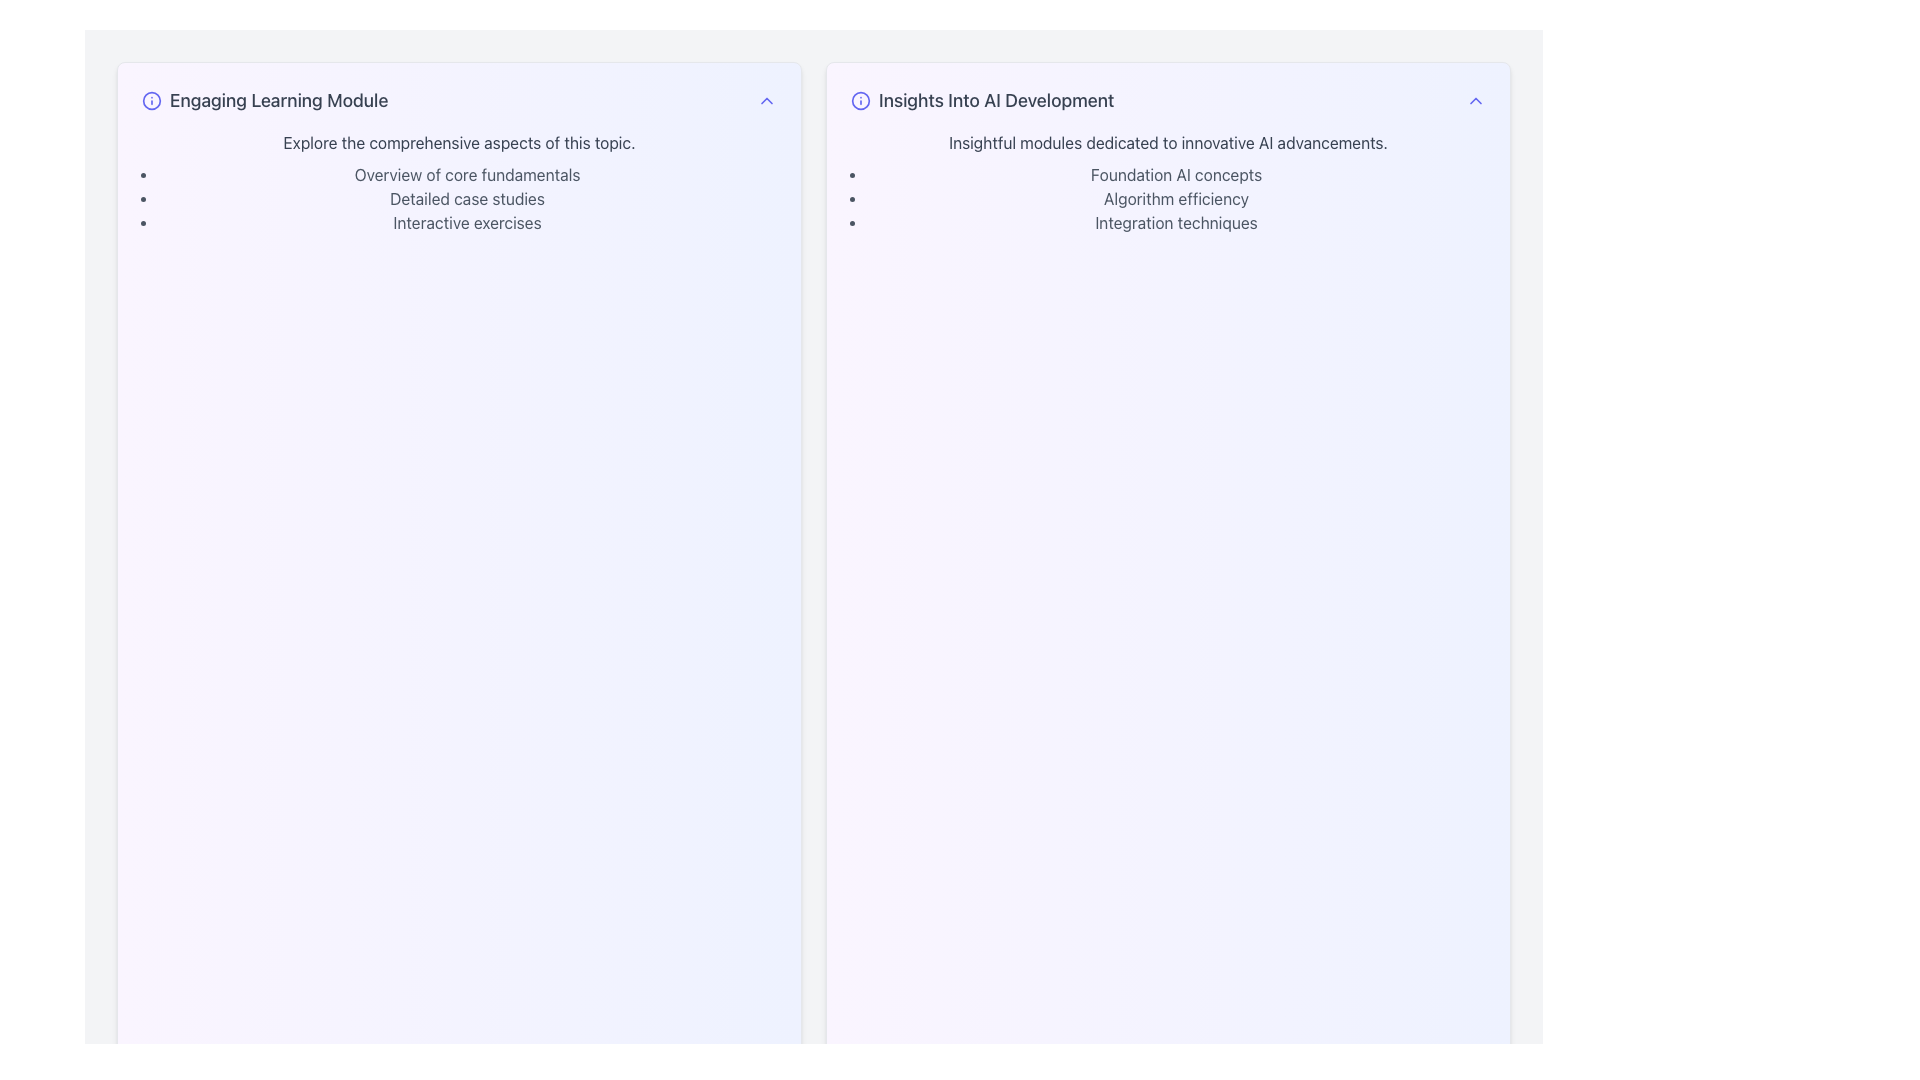 The image size is (1920, 1080). What do you see at coordinates (458, 141) in the screenshot?
I see `the text block that says 'Explore the comprehensive aspects of this topic.' which is styled in light gray and positioned below the header 'Engaging Learning Module.'` at bounding box center [458, 141].